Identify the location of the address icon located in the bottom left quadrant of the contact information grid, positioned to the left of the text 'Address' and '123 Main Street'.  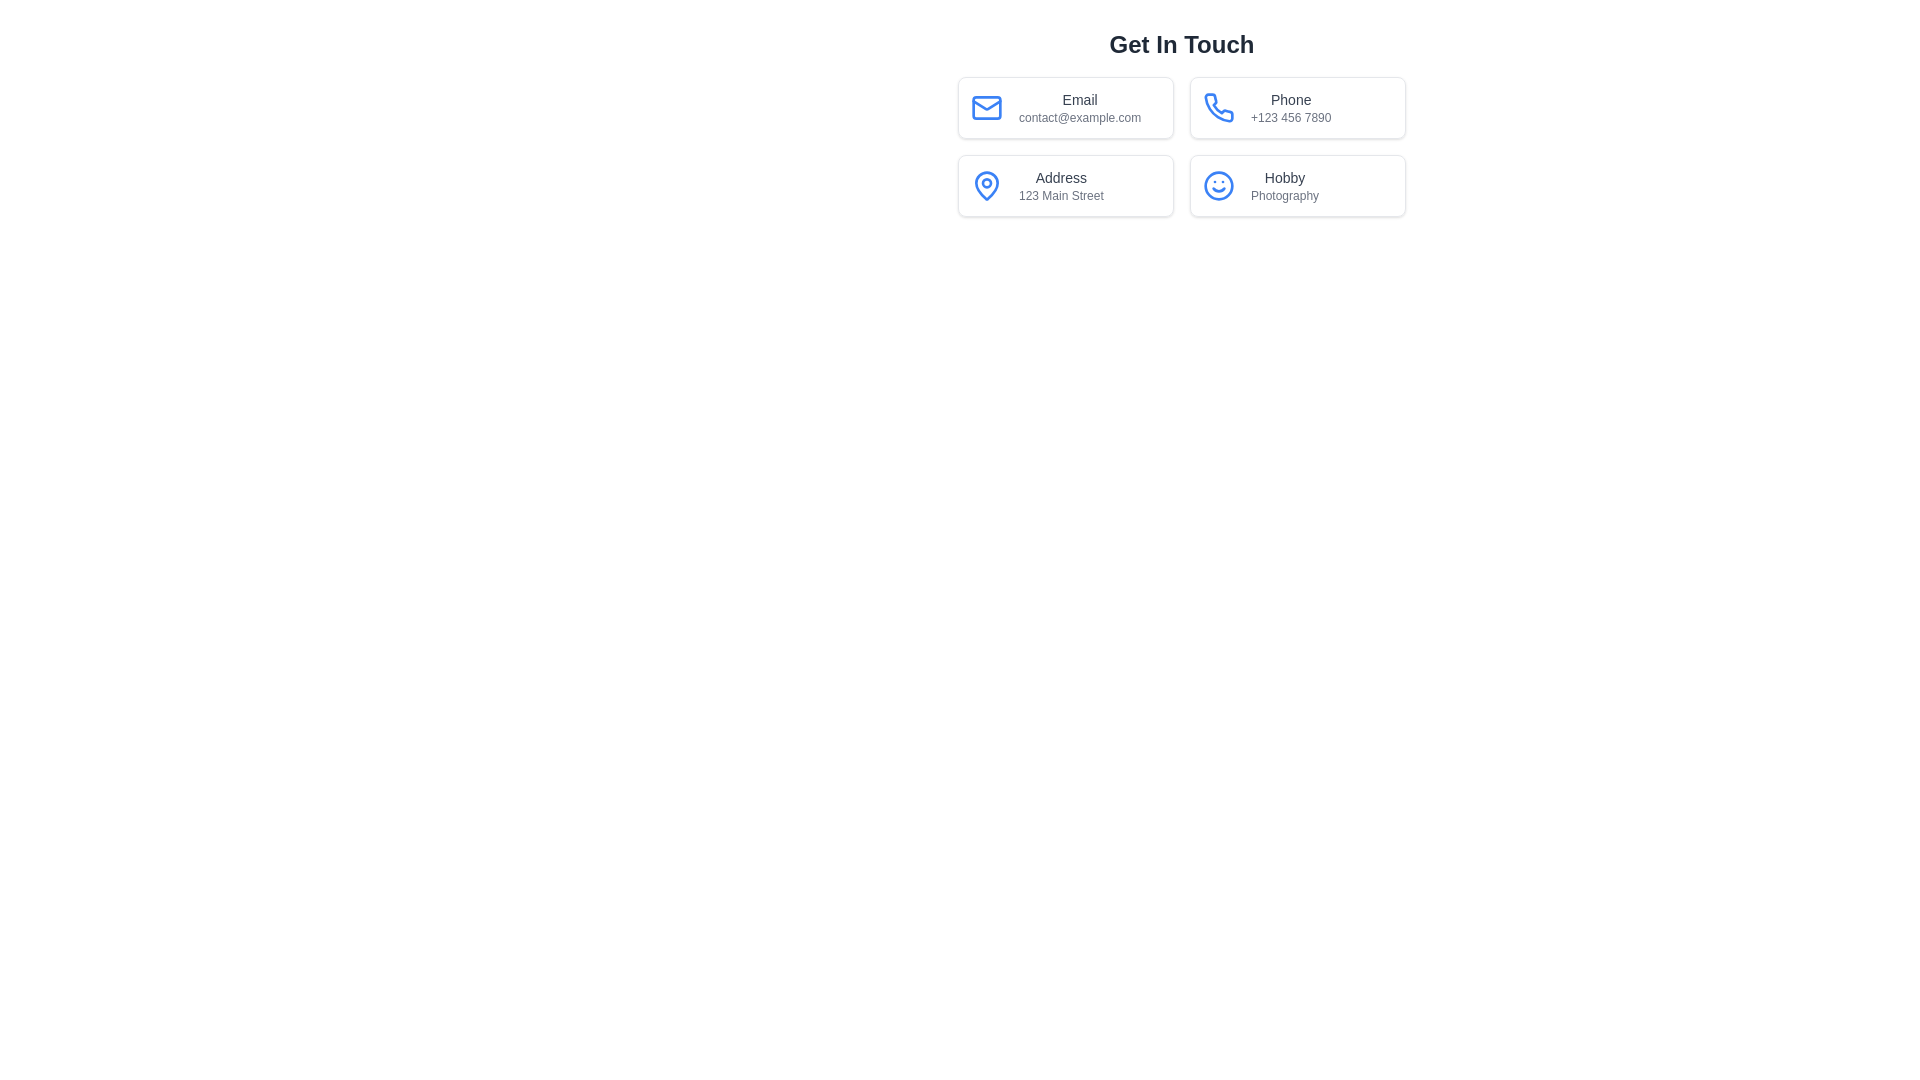
(987, 185).